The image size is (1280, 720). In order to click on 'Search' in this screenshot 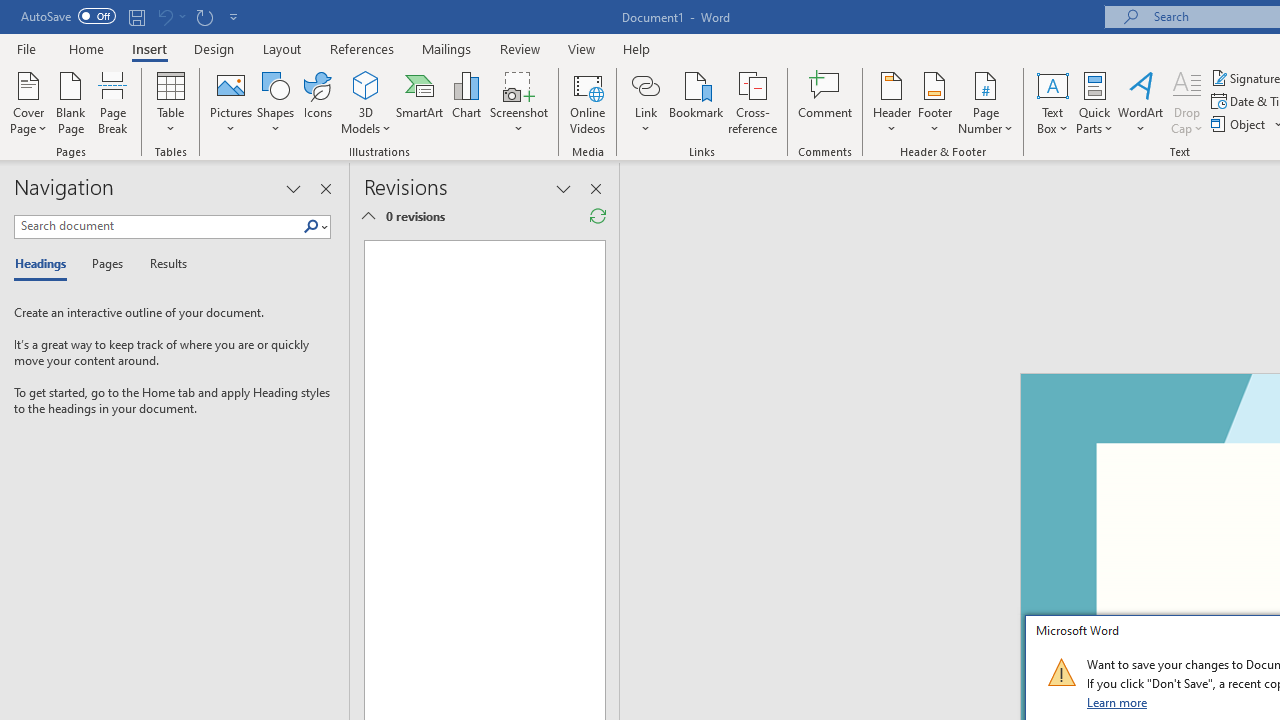, I will do `click(310, 226)`.